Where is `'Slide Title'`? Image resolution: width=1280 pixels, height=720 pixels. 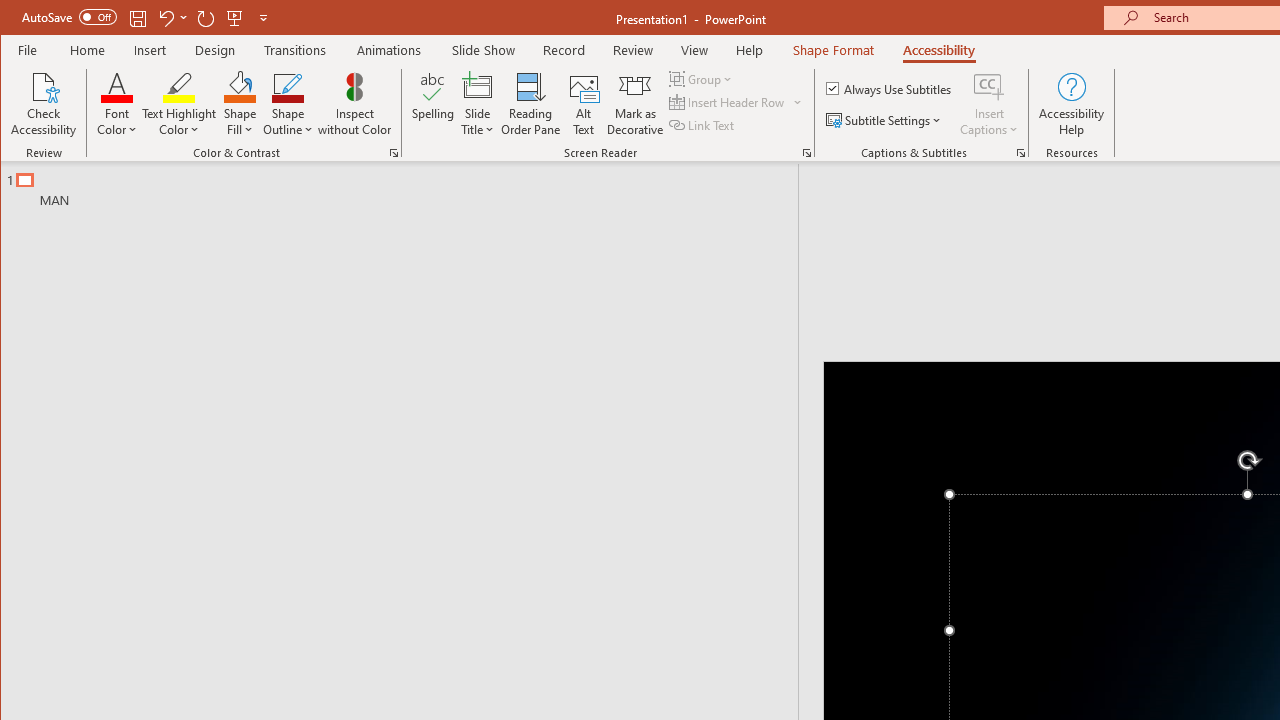 'Slide Title' is located at coordinates (477, 104).